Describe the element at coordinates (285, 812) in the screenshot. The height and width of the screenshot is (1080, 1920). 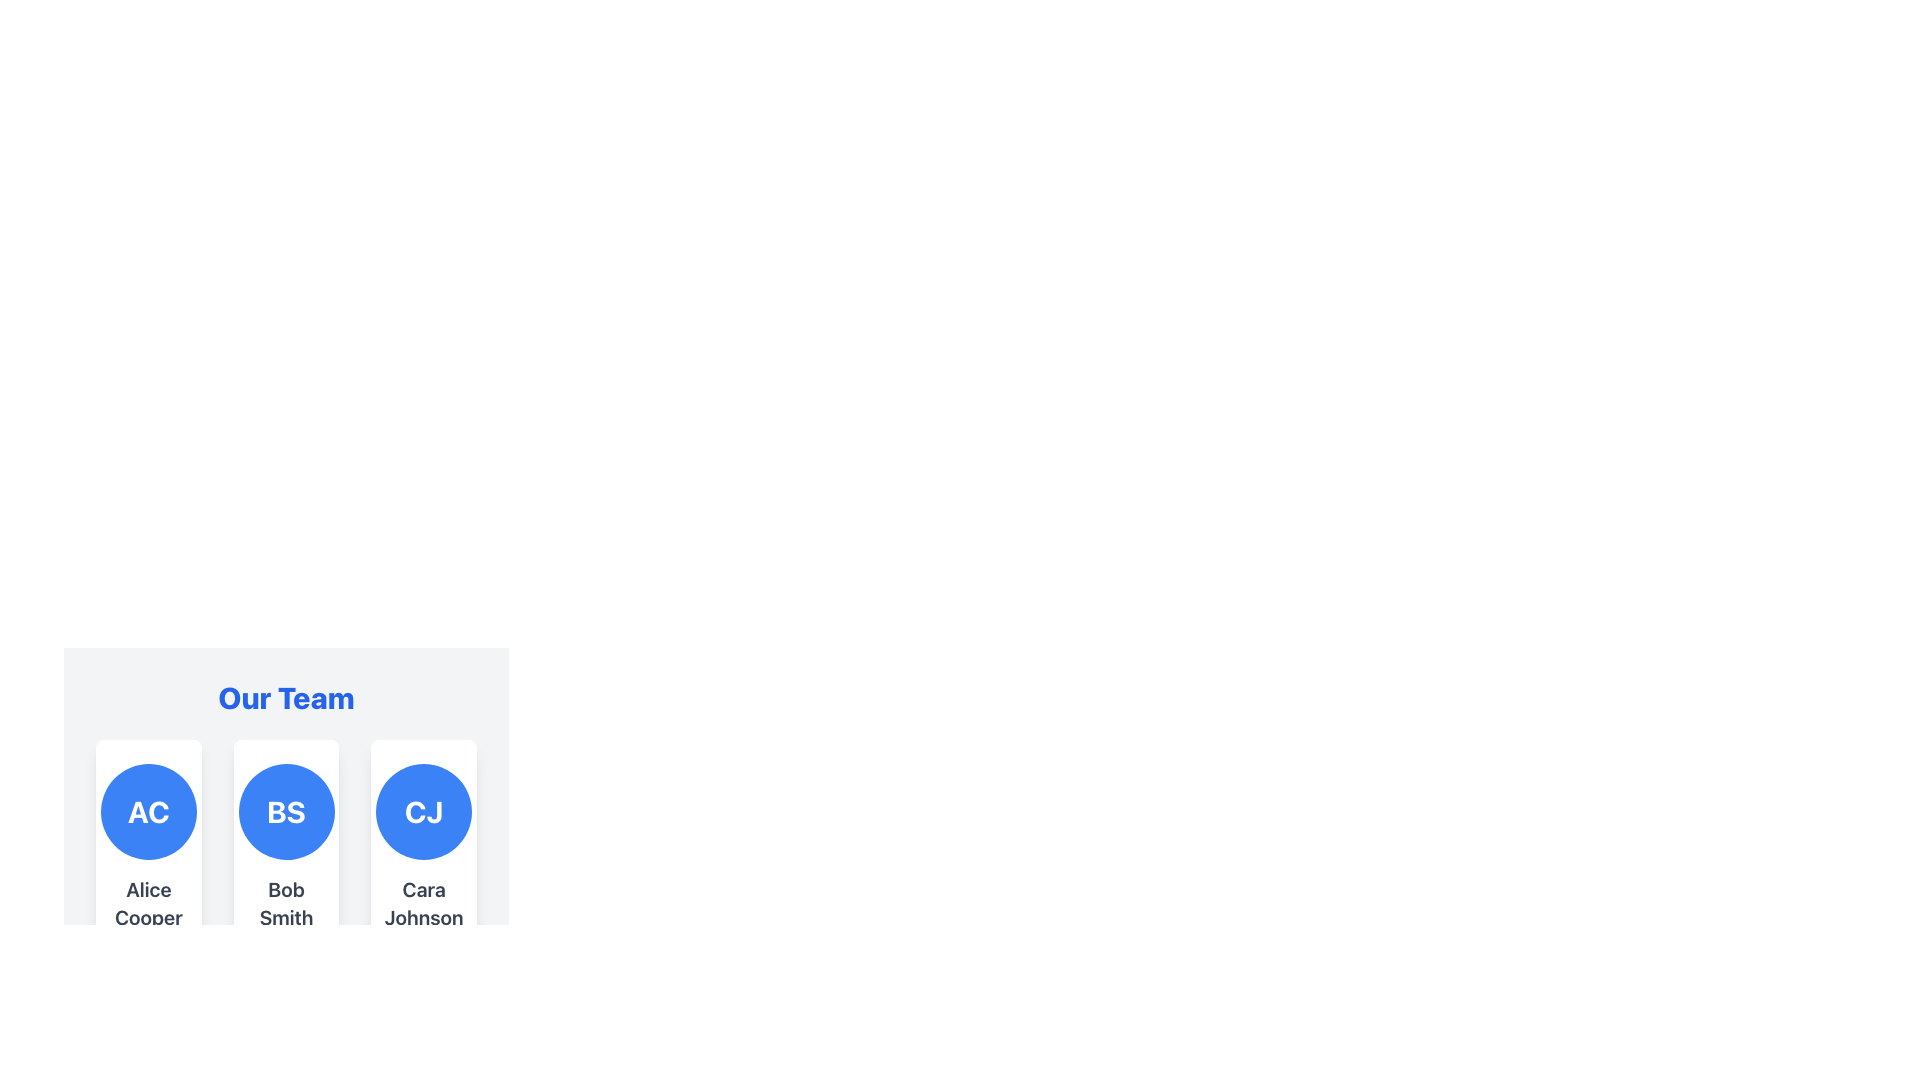
I see `the circular badge with a bright blue background and white text 'BS' centered within it, located above the text 'Bob Smith' in the 'Our Team' section` at that location.